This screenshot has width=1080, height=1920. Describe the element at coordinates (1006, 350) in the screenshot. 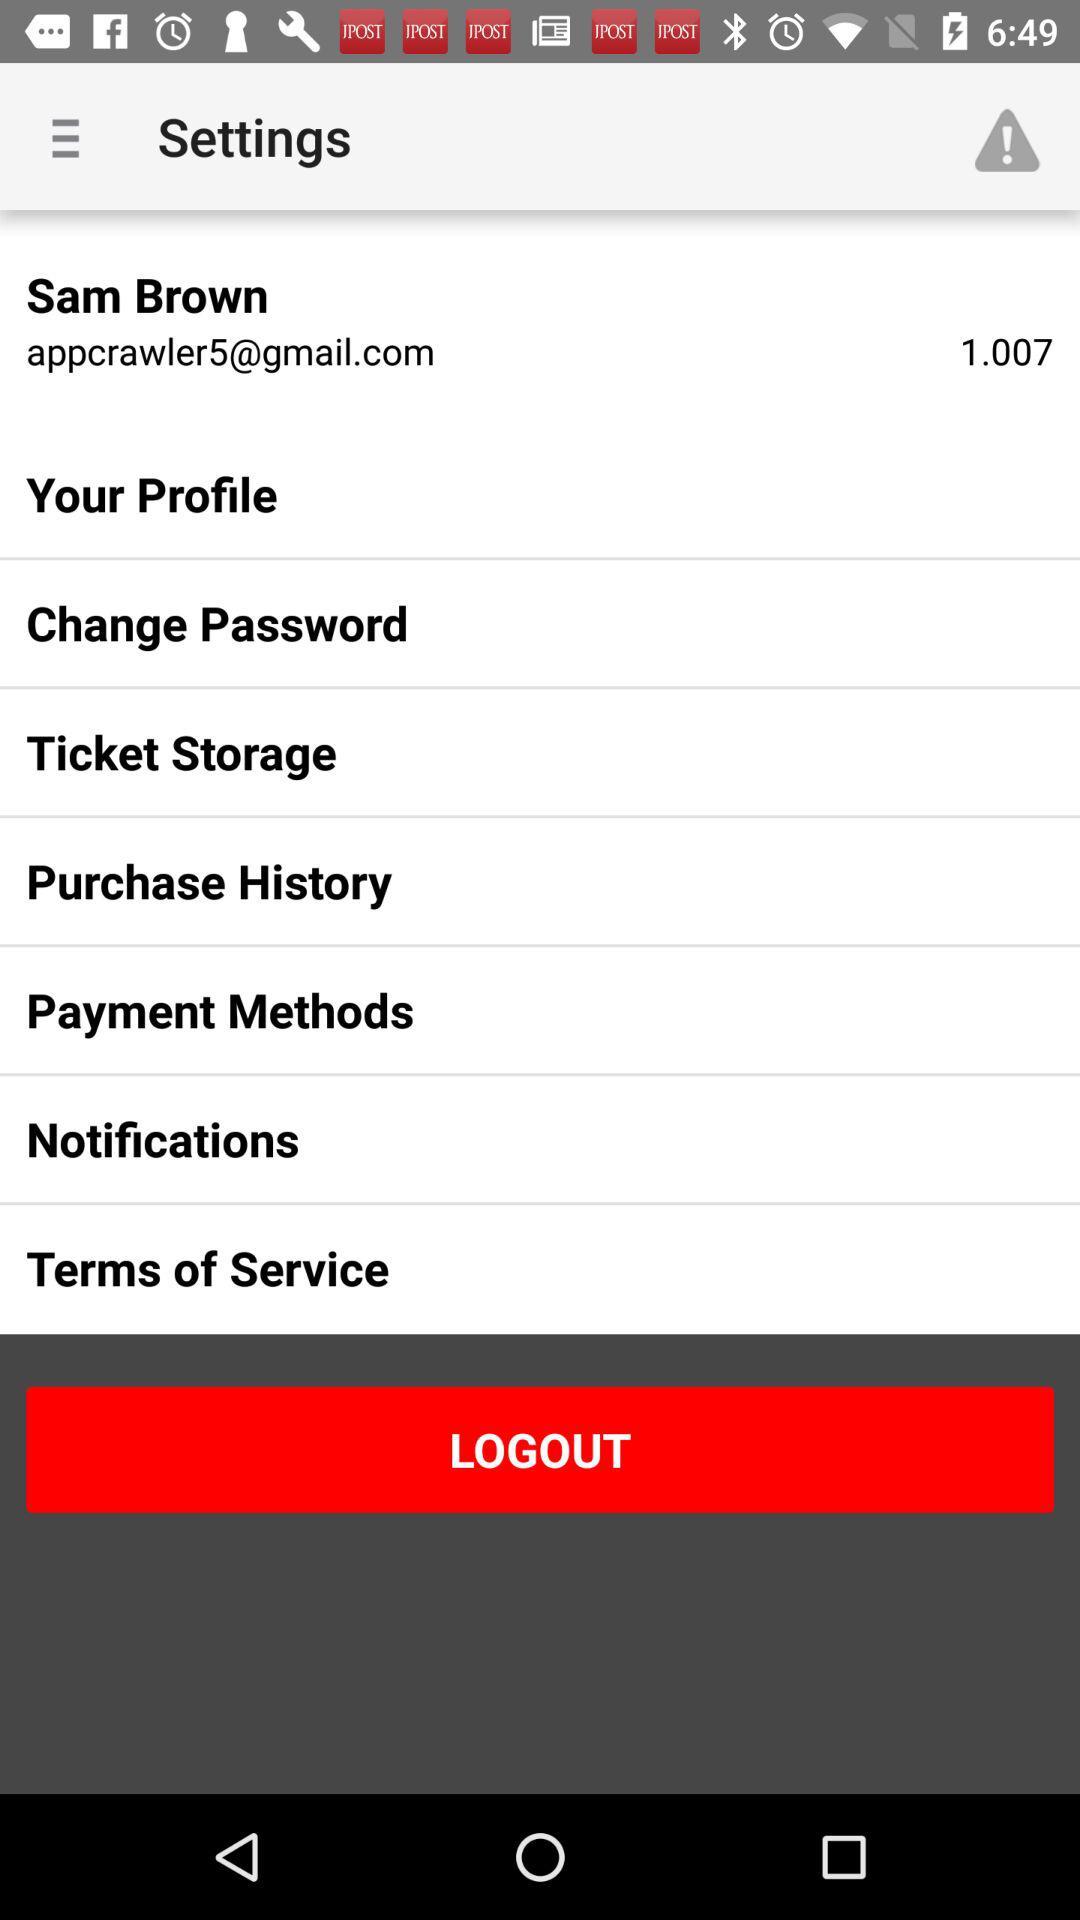

I see `1.007` at that location.